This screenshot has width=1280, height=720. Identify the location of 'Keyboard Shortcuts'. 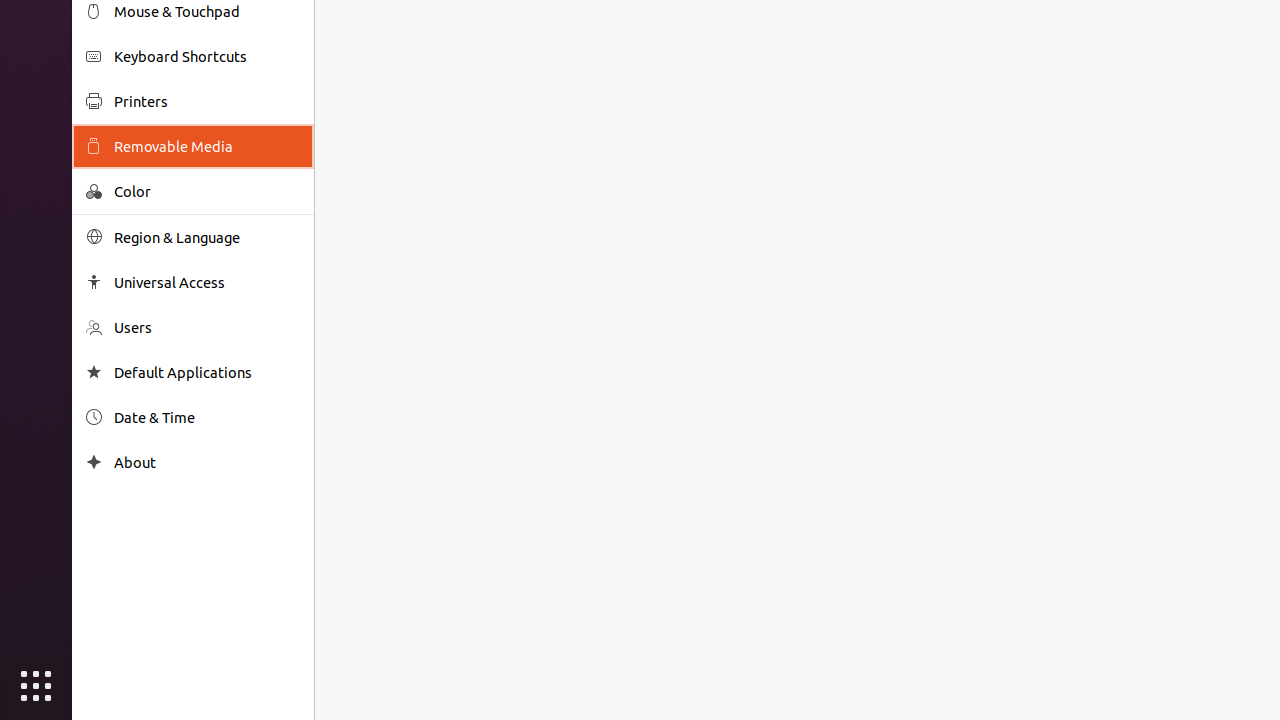
(206, 55).